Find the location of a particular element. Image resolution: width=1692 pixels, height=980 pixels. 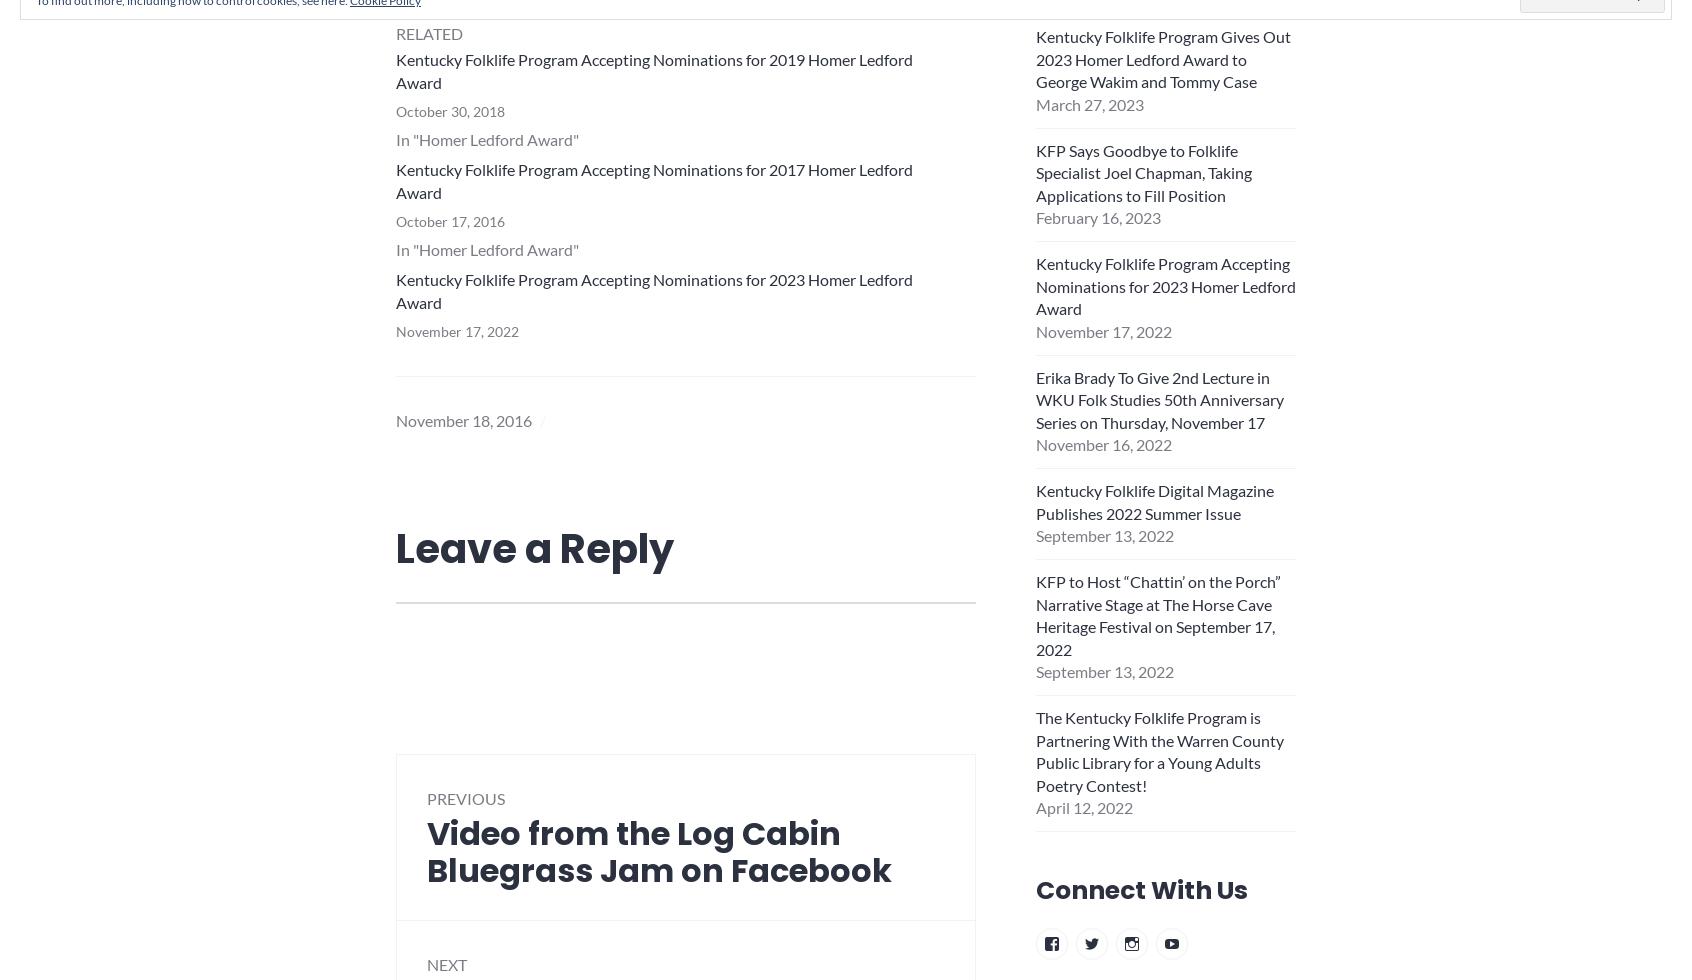

'April 12, 2022' is located at coordinates (1033, 807).